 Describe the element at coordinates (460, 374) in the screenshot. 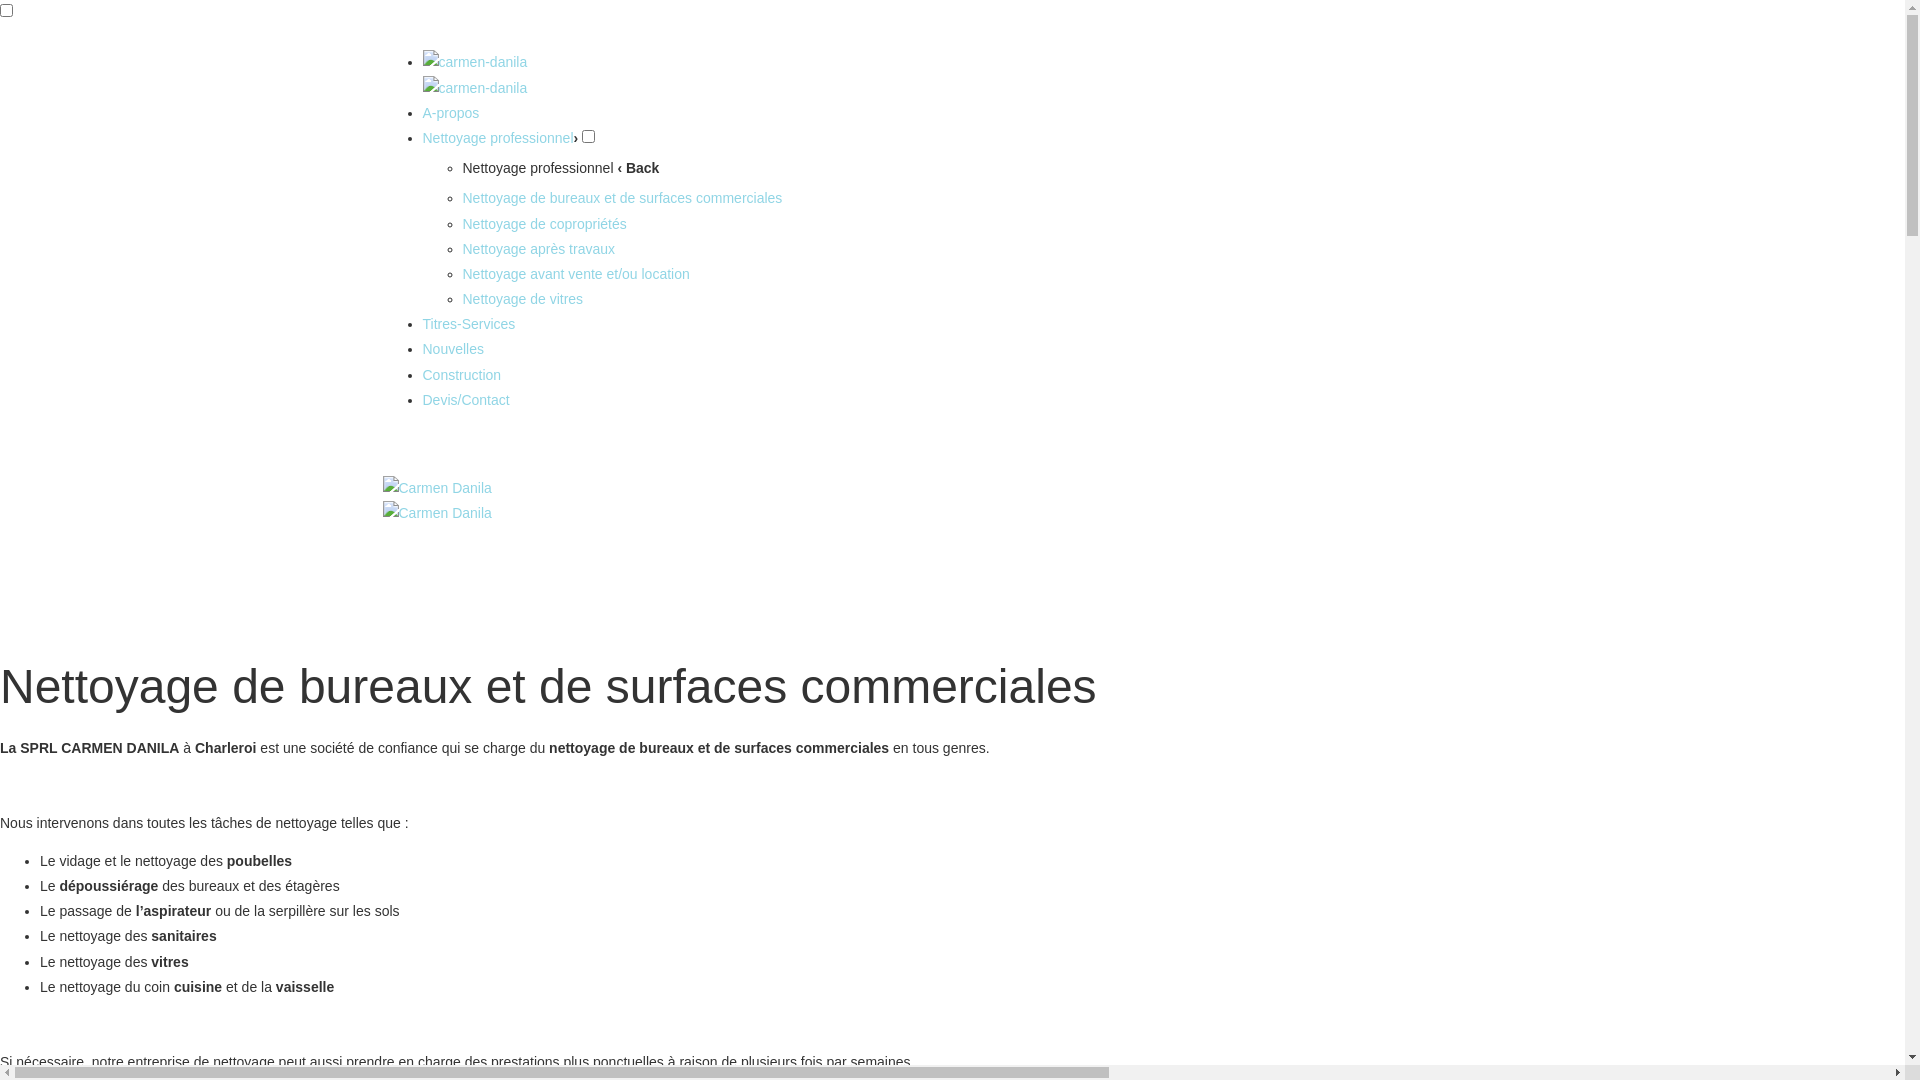

I see `'Construction'` at that location.